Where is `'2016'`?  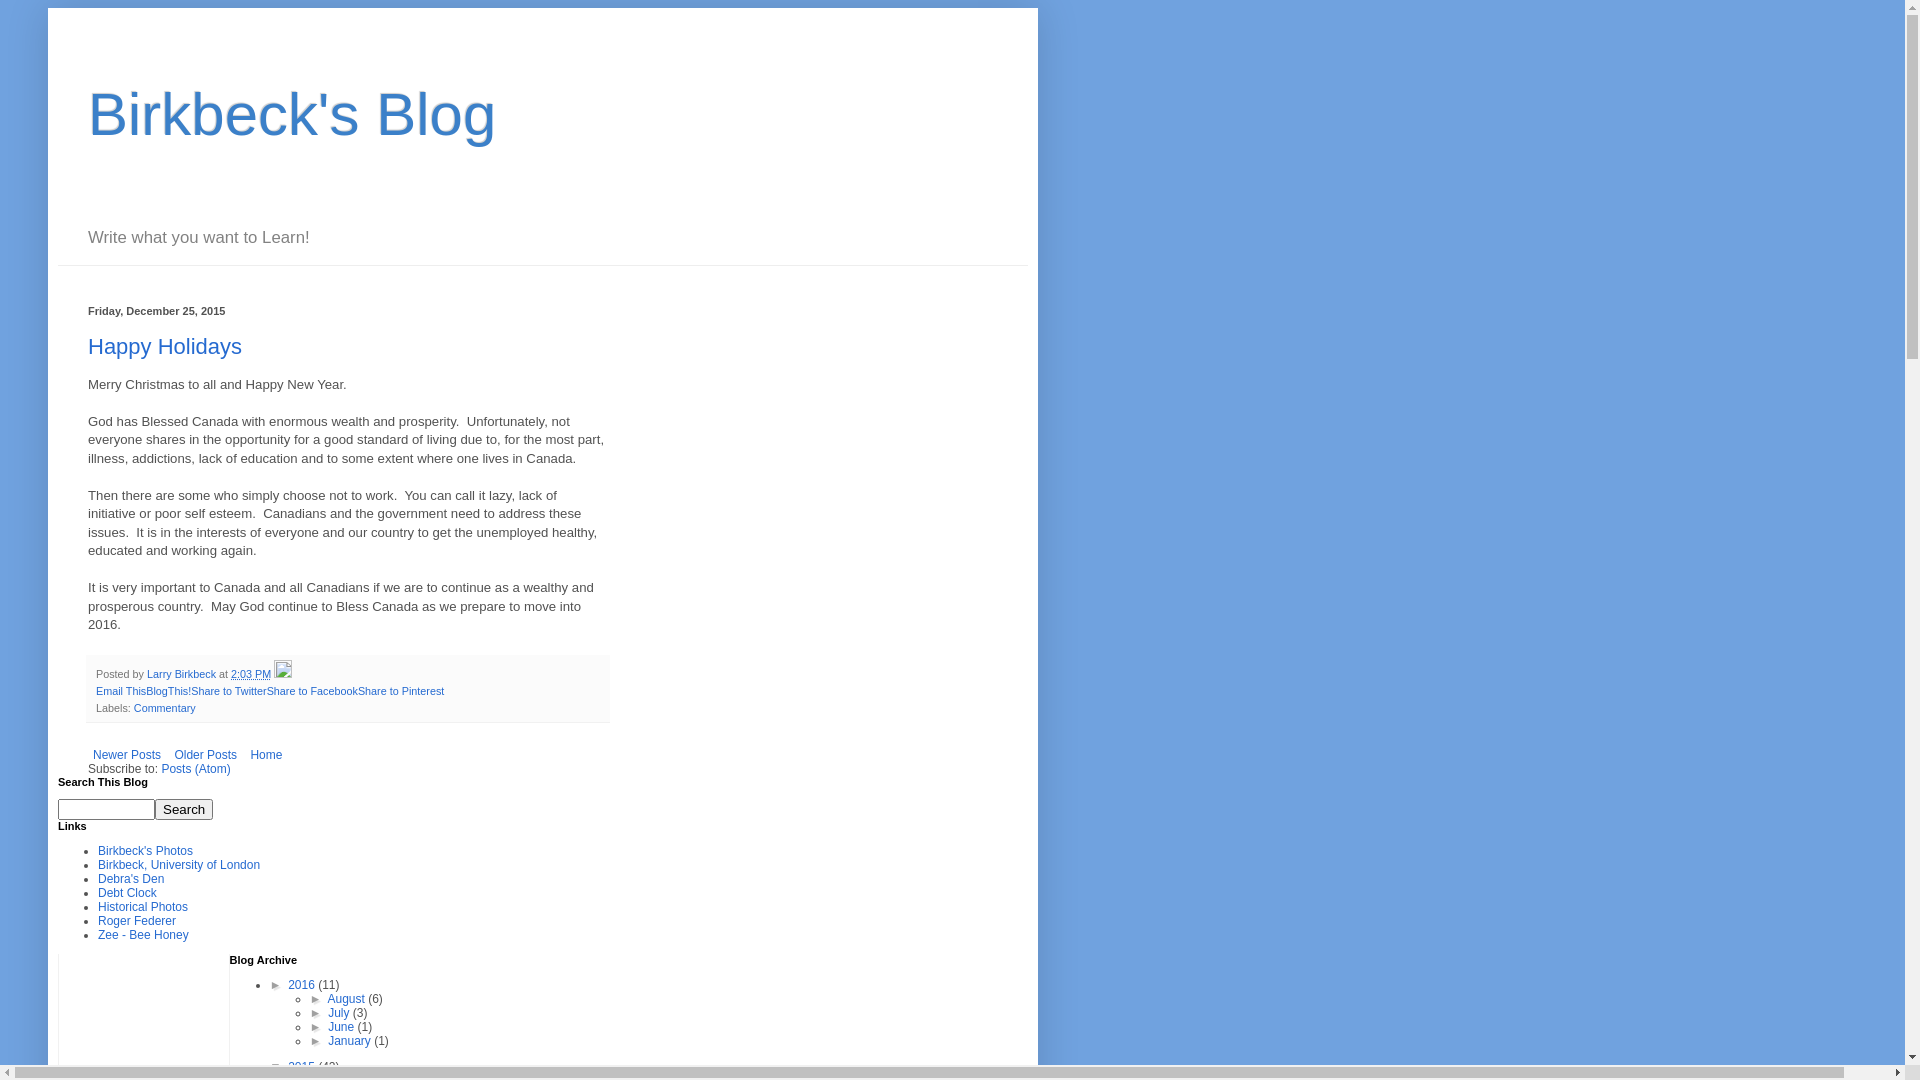
'2016' is located at coordinates (301, 983).